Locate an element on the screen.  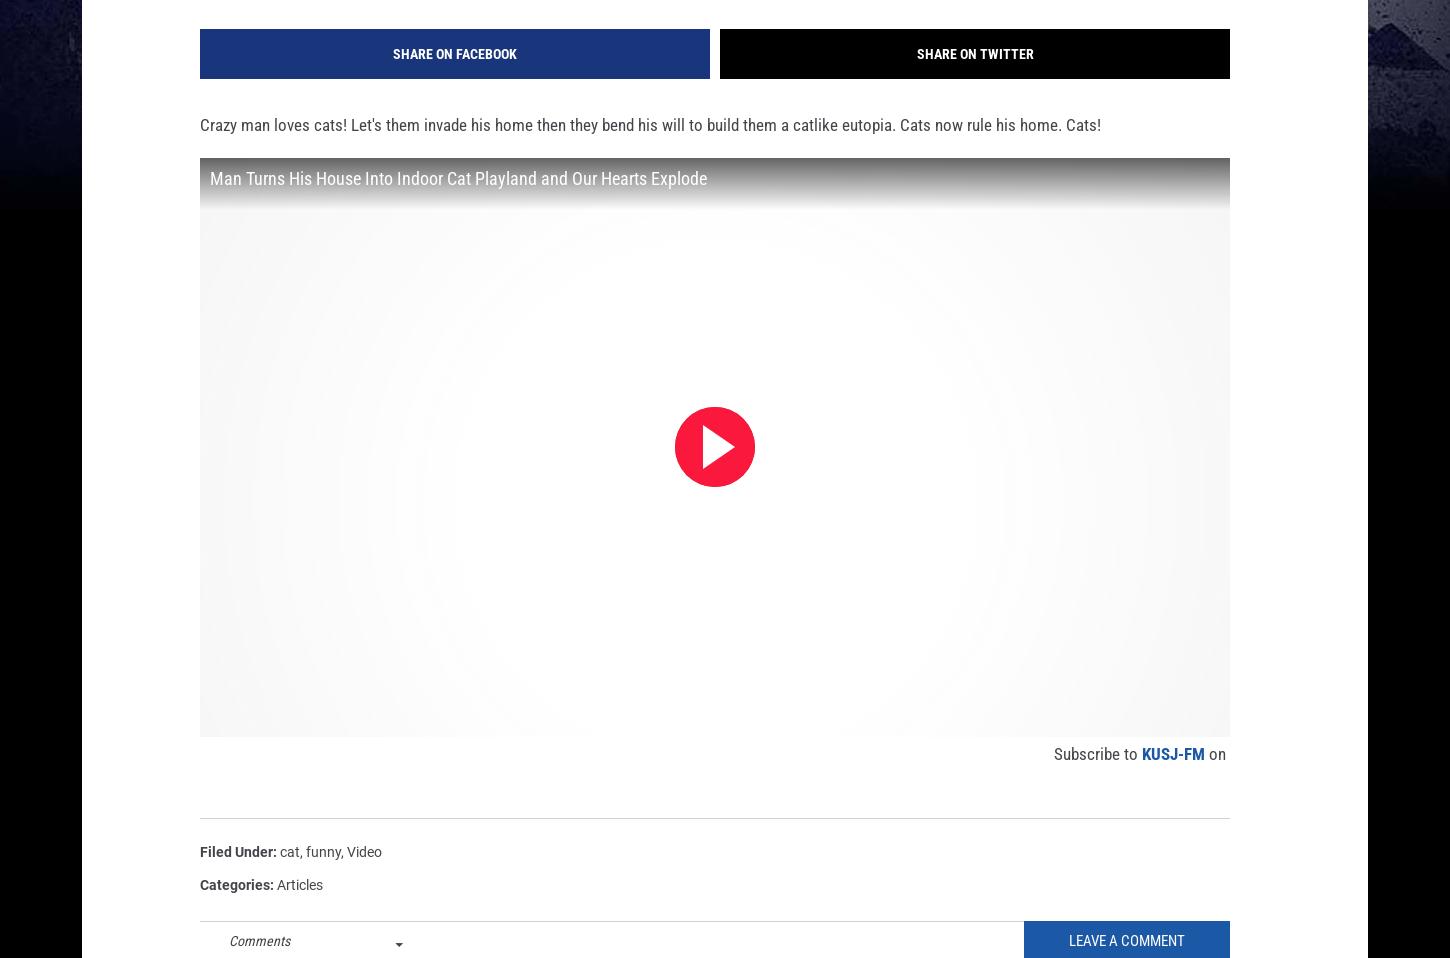
'Man Turns His House Into Indoor Cat Playland and Our Hearts Explode' is located at coordinates (457, 209).